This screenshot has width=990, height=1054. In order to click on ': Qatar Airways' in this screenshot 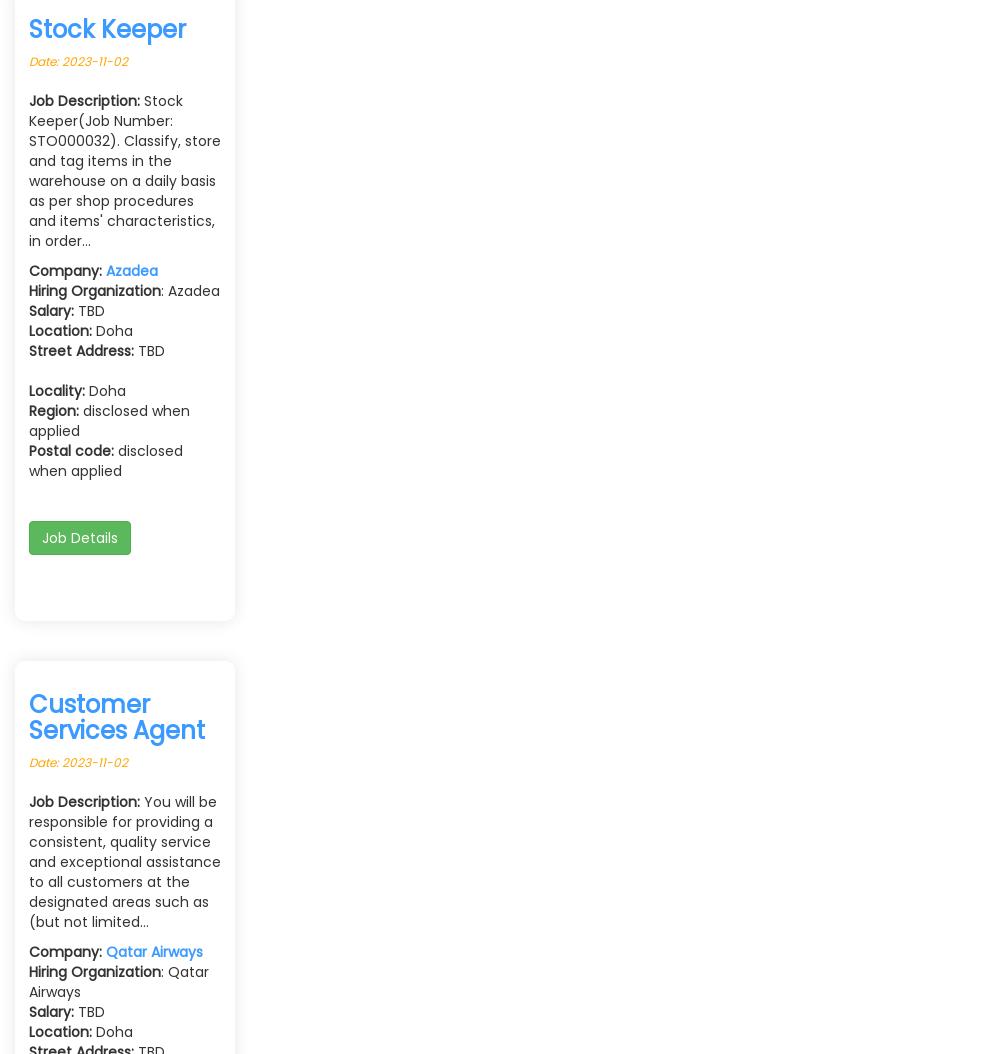, I will do `click(117, 980)`.